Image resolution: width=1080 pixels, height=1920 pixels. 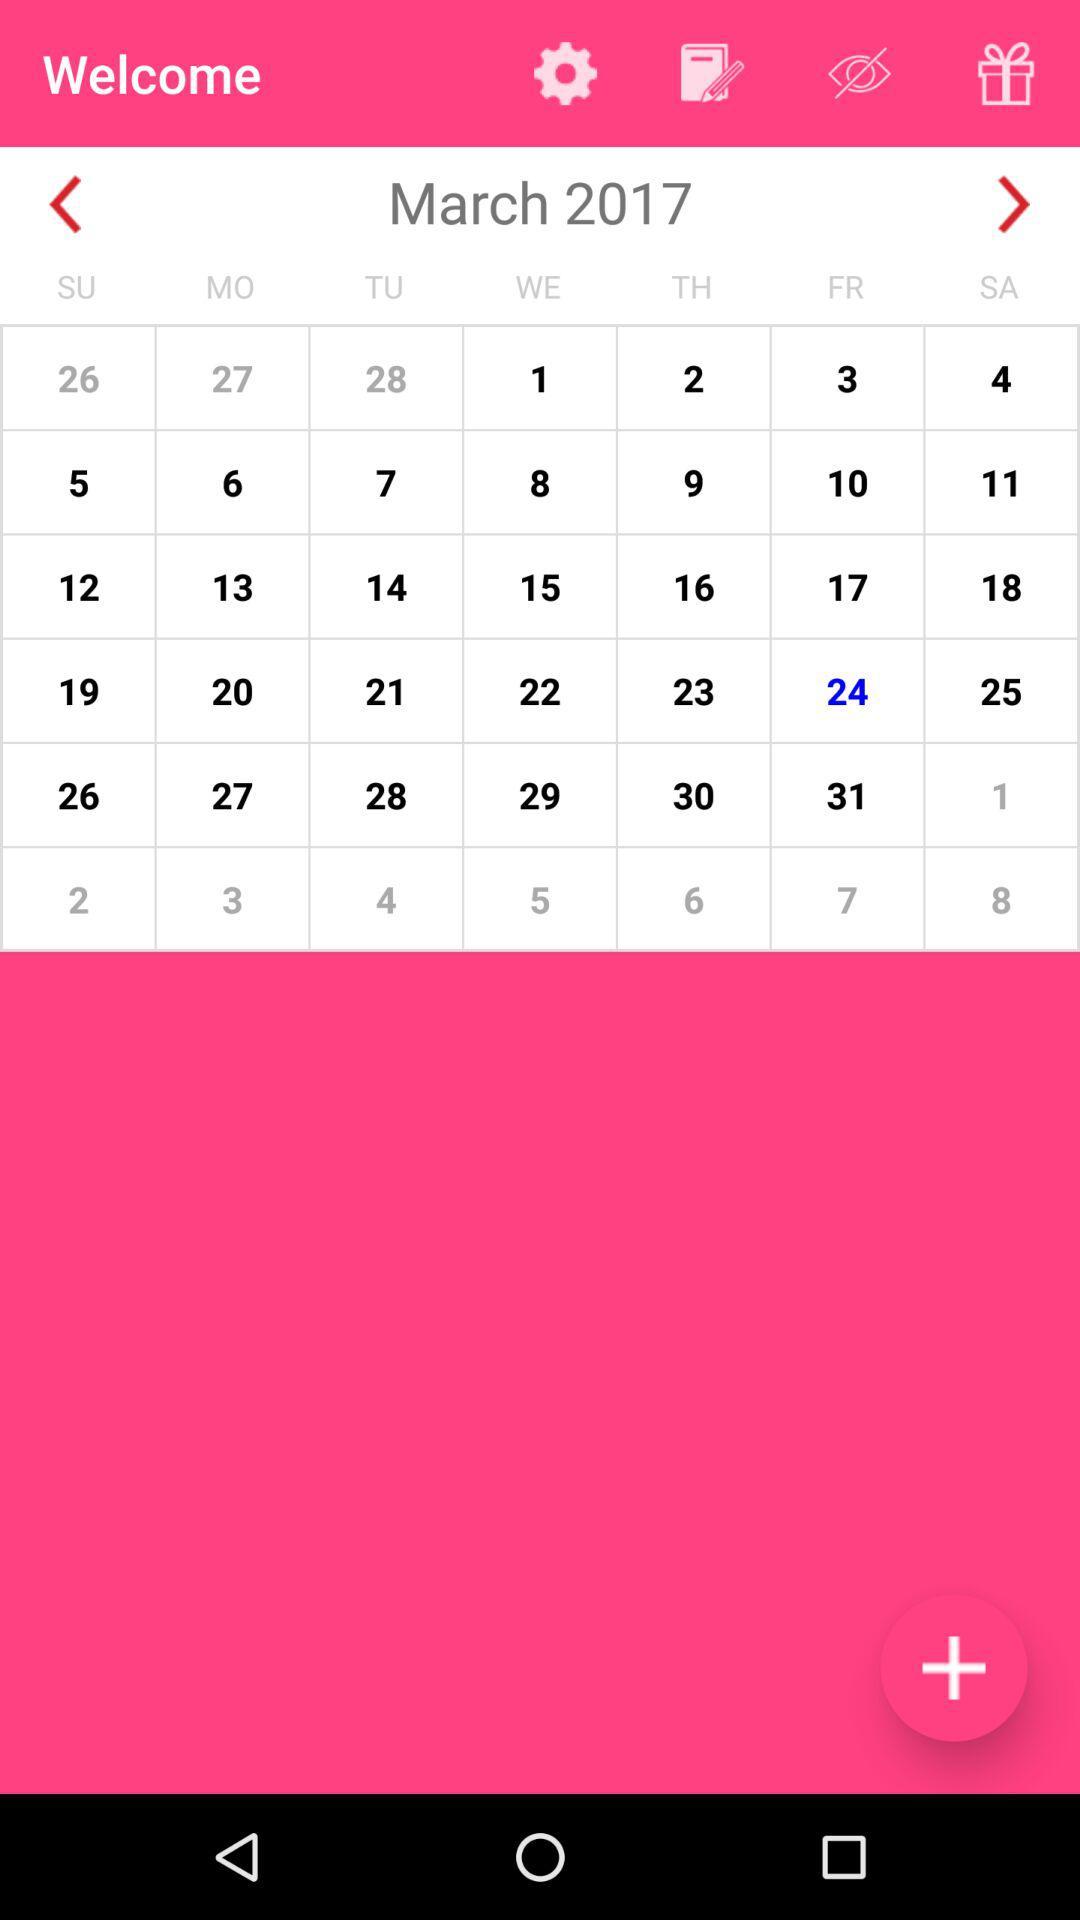 I want to click on previous, so click(x=64, y=204).